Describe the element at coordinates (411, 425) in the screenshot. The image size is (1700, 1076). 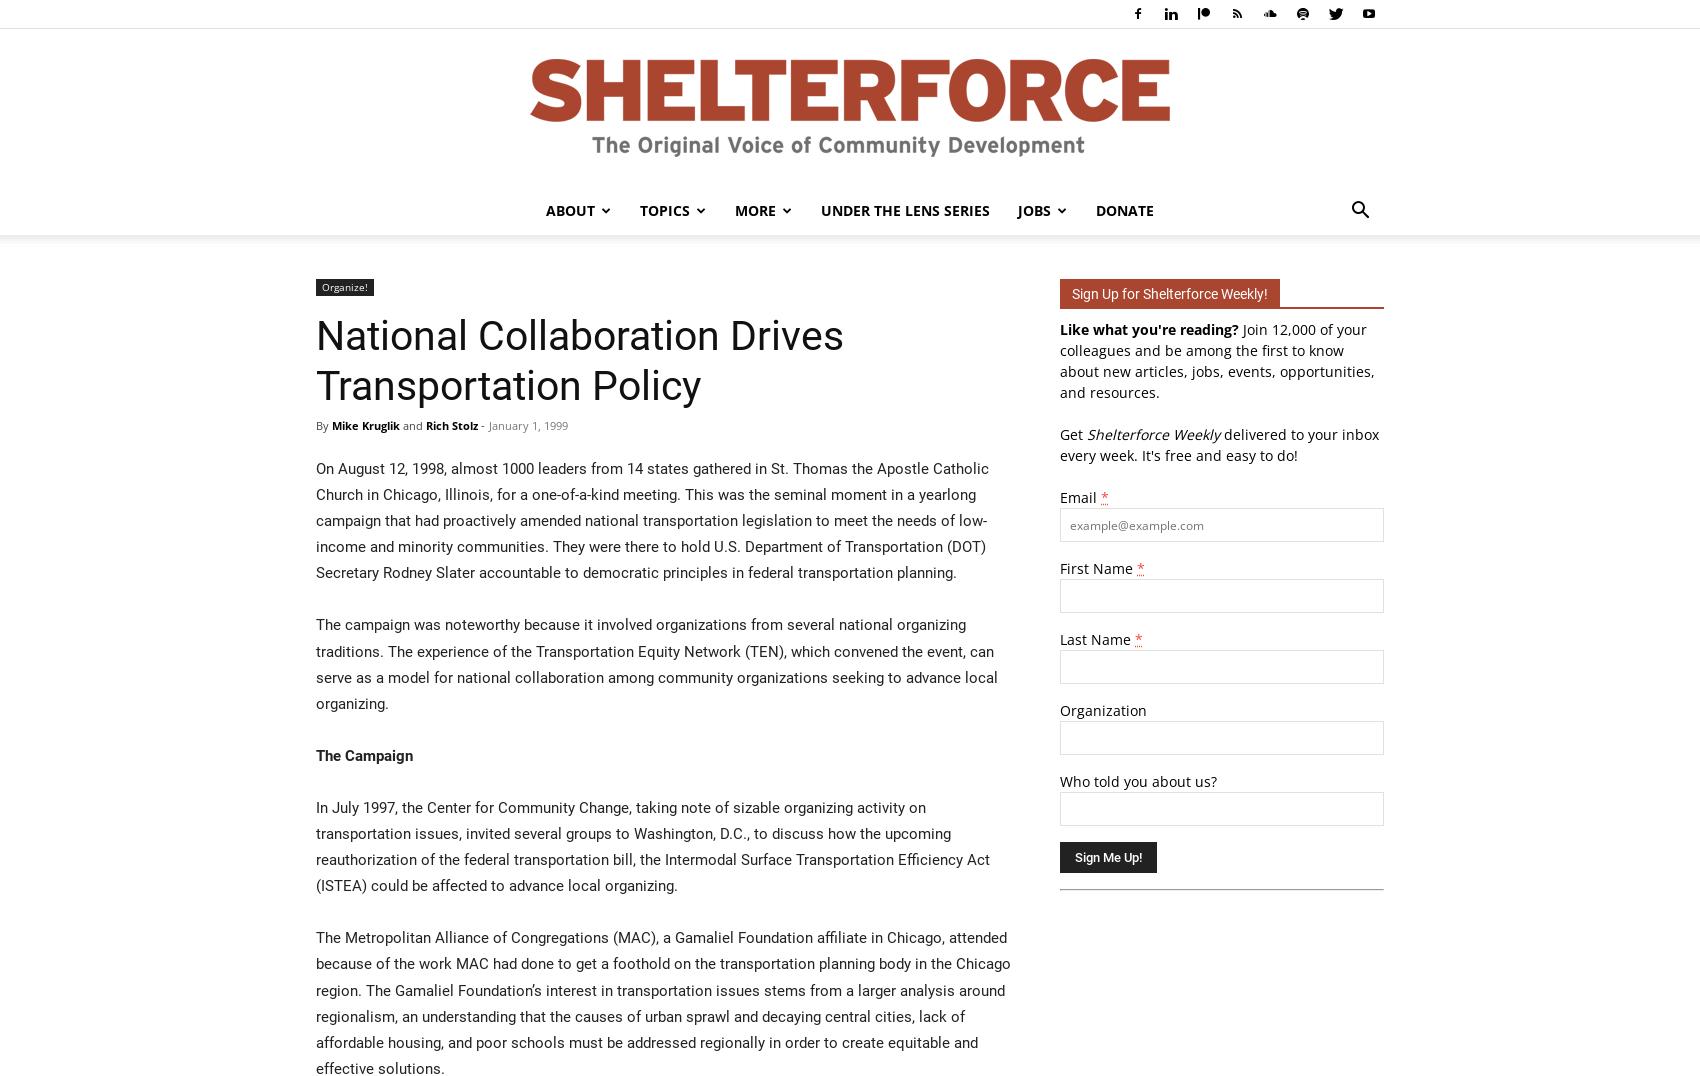
I see `'and'` at that location.